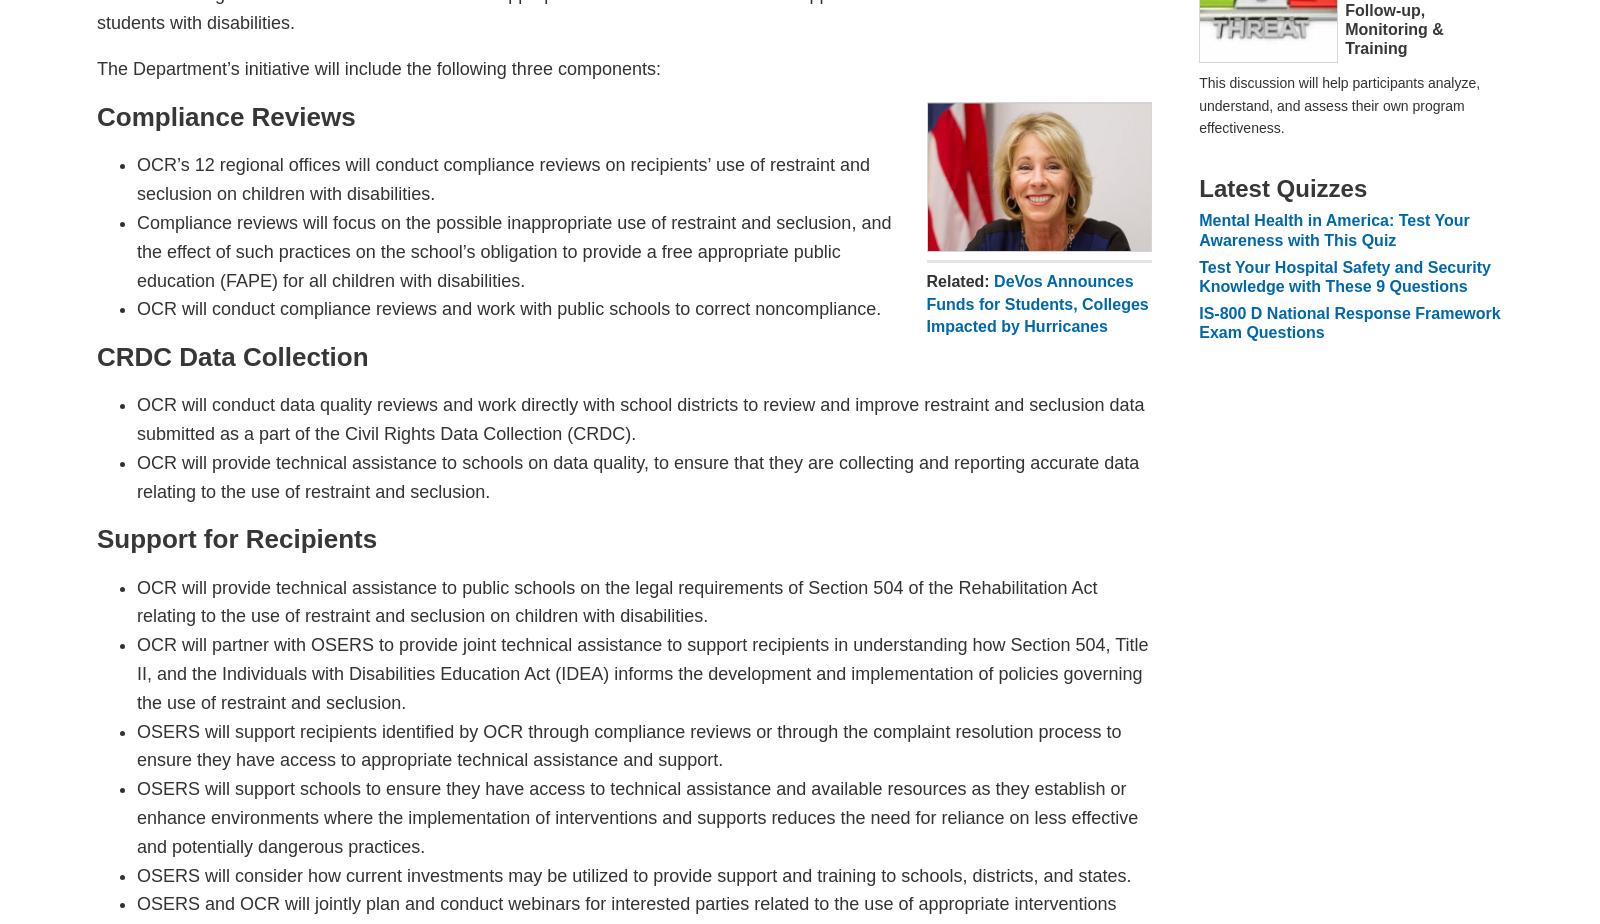 The width and height of the screenshot is (1600, 924). I want to click on 'OSERS will support recipients identified by OCR through compliance reviews or through the complaint resolution process to ensure they have access to appropriate technical assistance and support.', so click(628, 745).